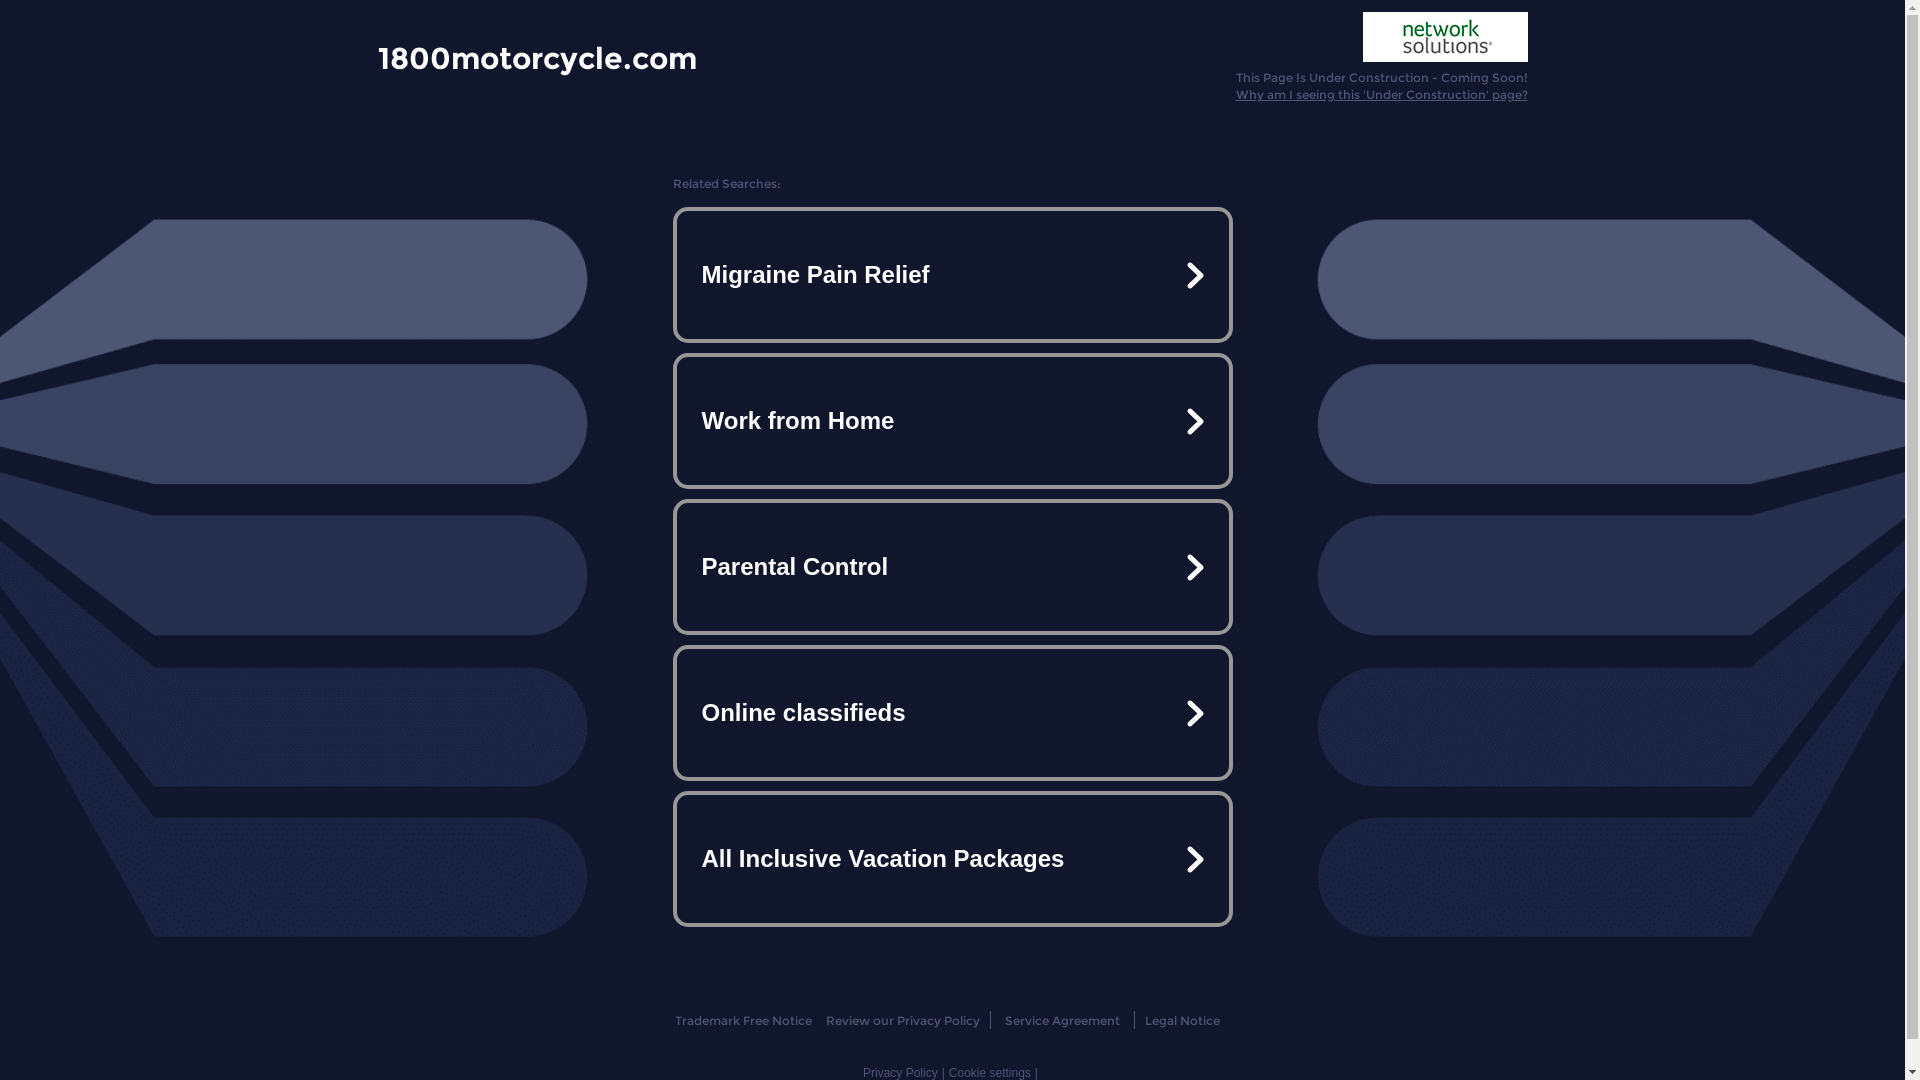 The image size is (1920, 1080). What do you see at coordinates (1182, 1020) in the screenshot?
I see `'Legal Notice'` at bounding box center [1182, 1020].